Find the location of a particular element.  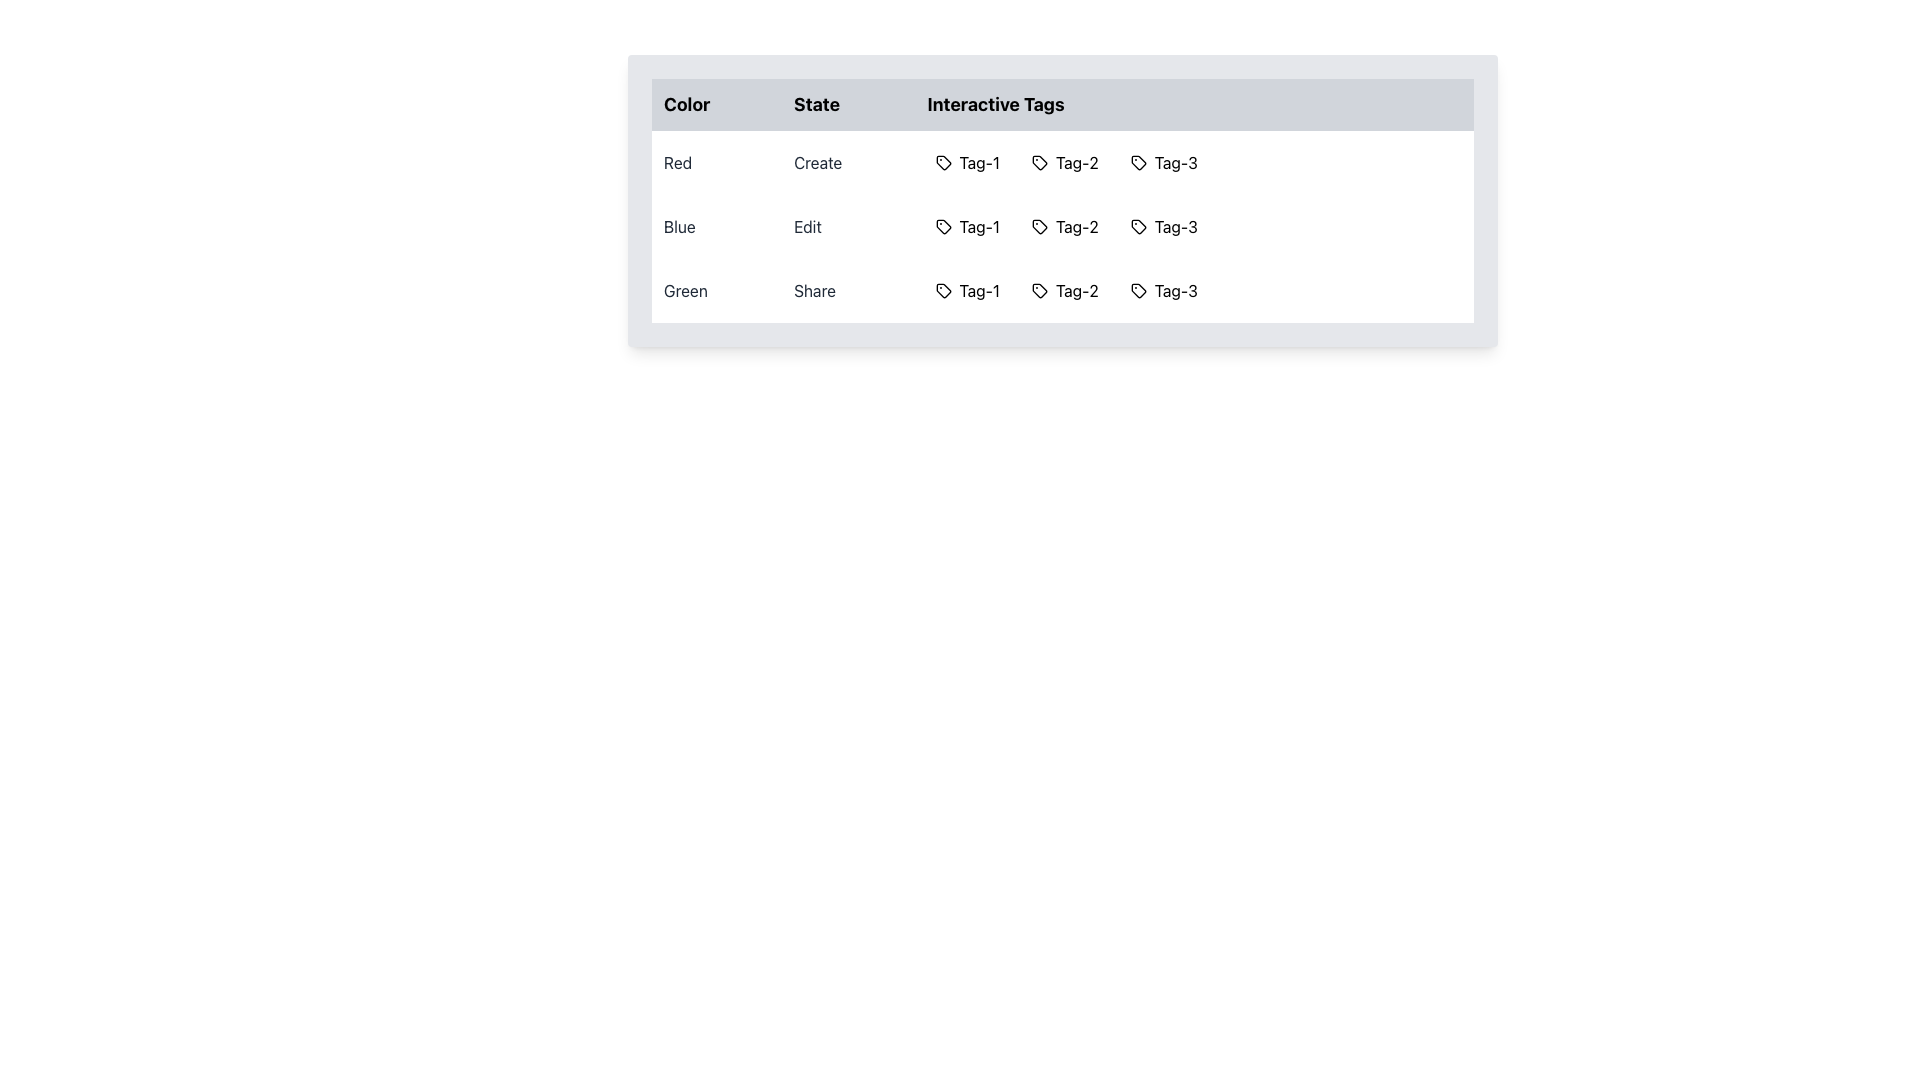

the 'Tag-2' icon, which is the first icon in the 'Interactive Tags' section under the 'Green' row, located between 'Tag-1' and 'Tag-3' is located at coordinates (1040, 290).